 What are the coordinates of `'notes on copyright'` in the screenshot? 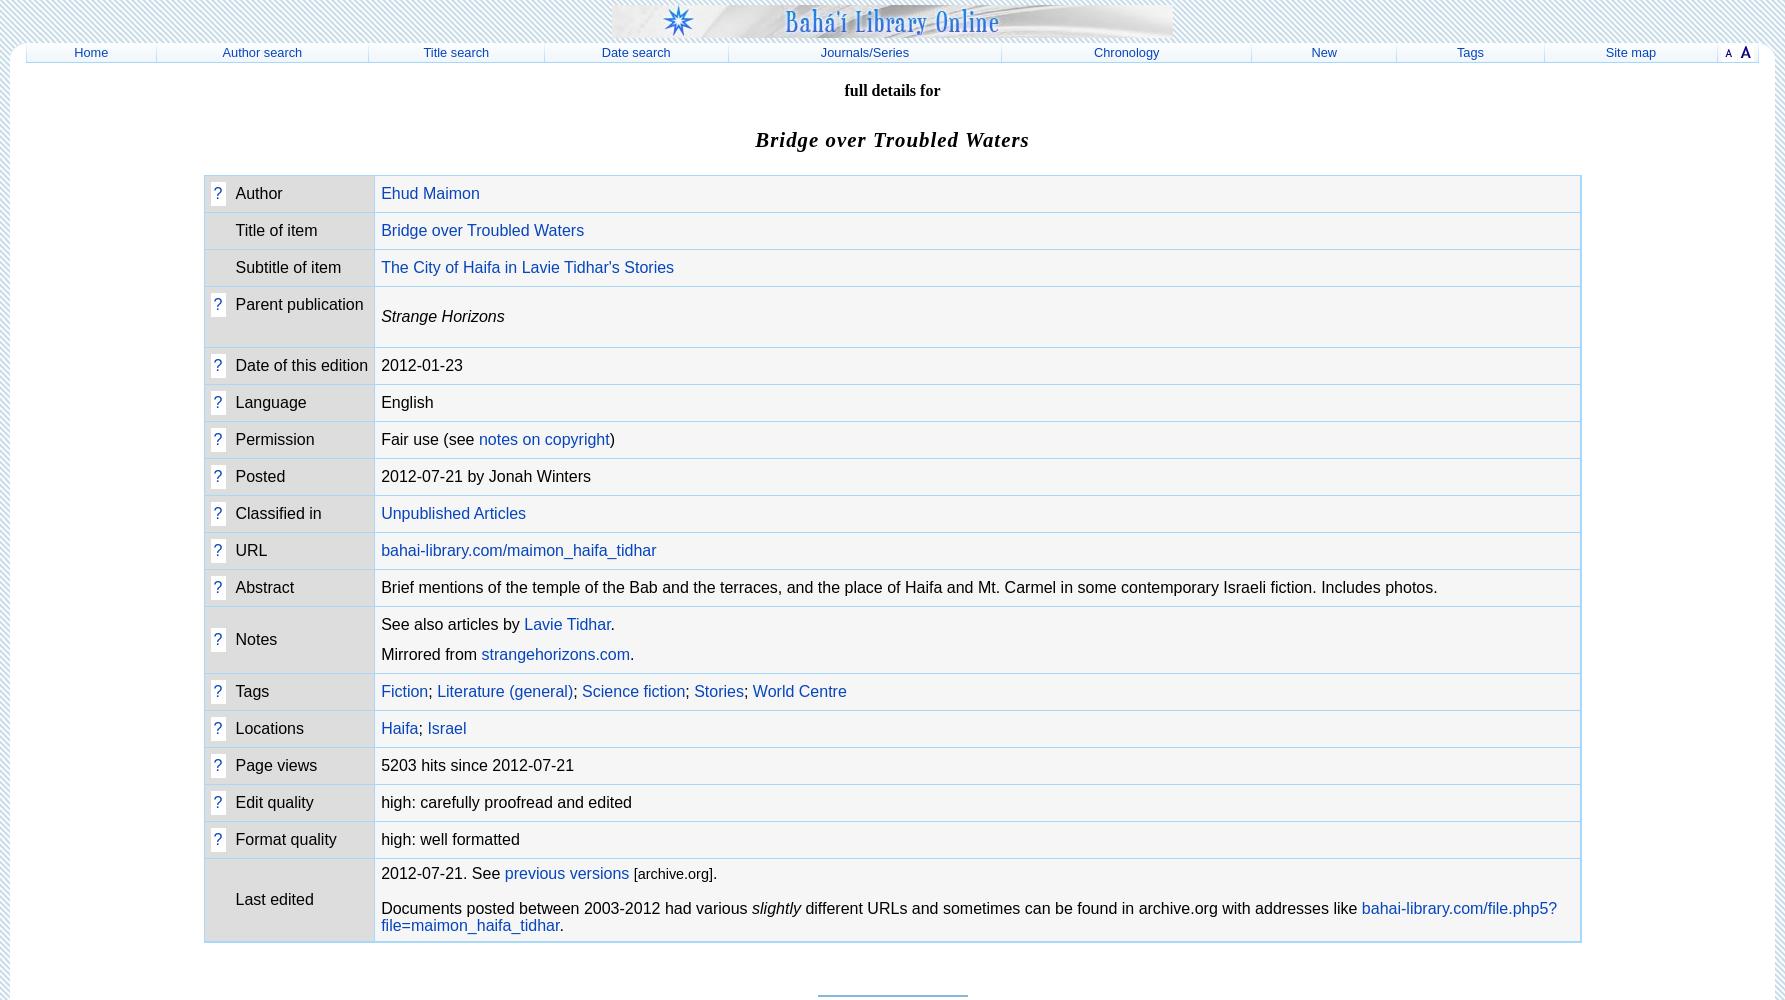 It's located at (543, 438).